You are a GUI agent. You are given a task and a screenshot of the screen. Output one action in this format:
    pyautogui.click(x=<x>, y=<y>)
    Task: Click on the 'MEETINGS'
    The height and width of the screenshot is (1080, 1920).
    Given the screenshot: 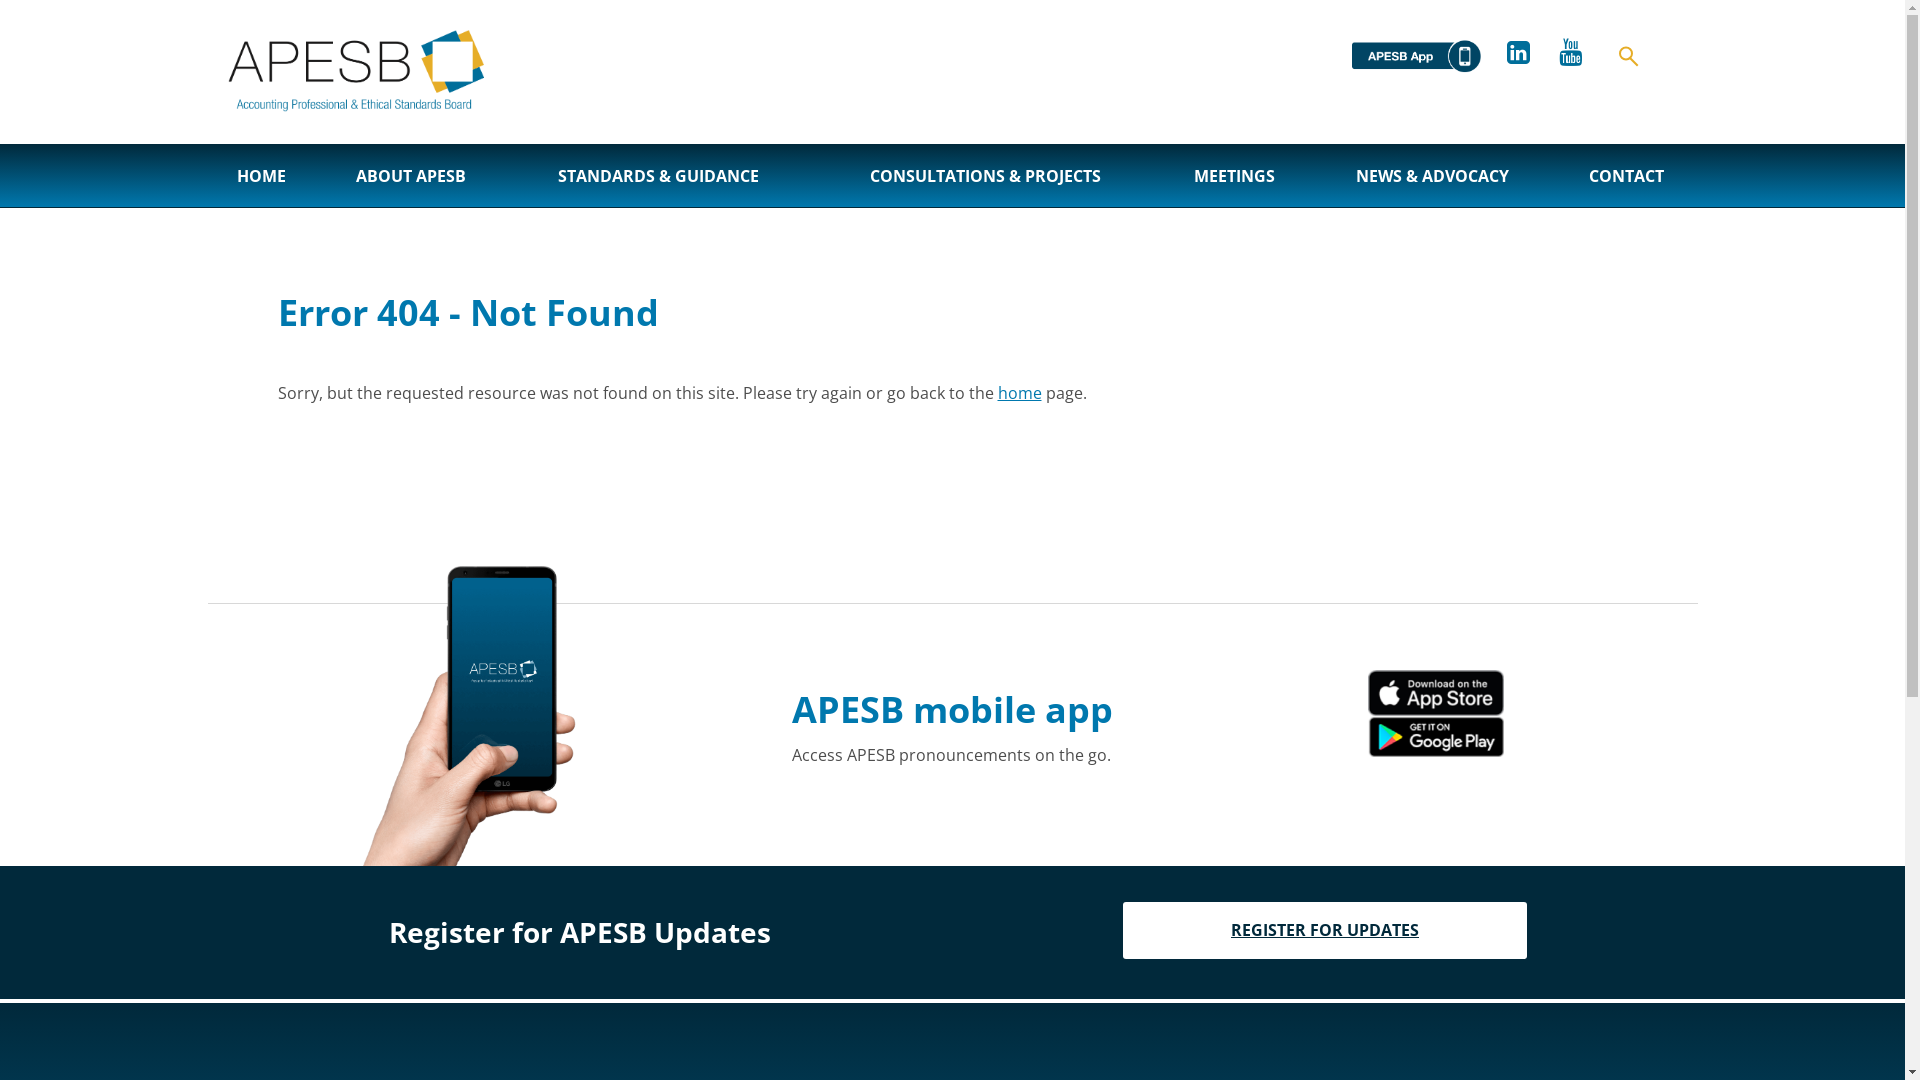 What is the action you would take?
    pyautogui.click(x=1233, y=175)
    